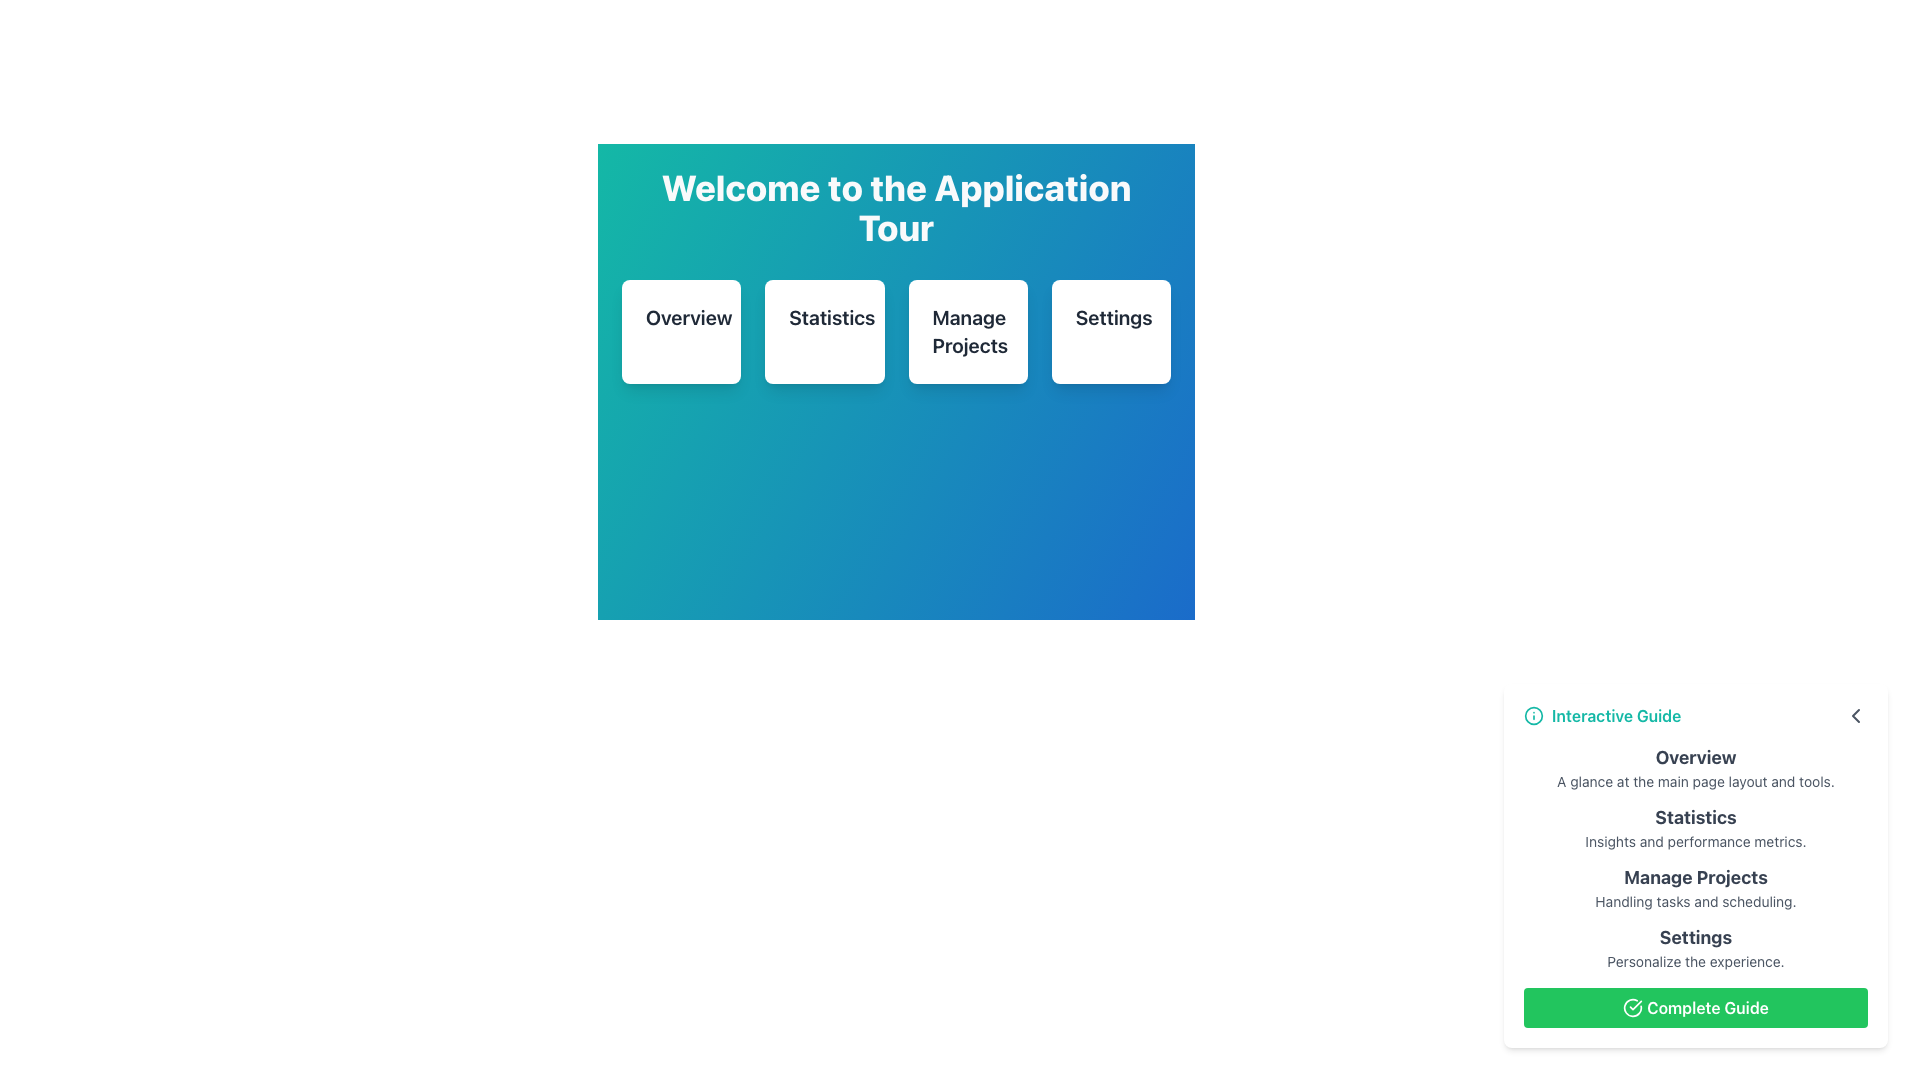  Describe the element at coordinates (1694, 758) in the screenshot. I see `the bold text label 'Overview' which is styled in dark gray and serves as a section header, located at the top of a vertical list of sections` at that location.